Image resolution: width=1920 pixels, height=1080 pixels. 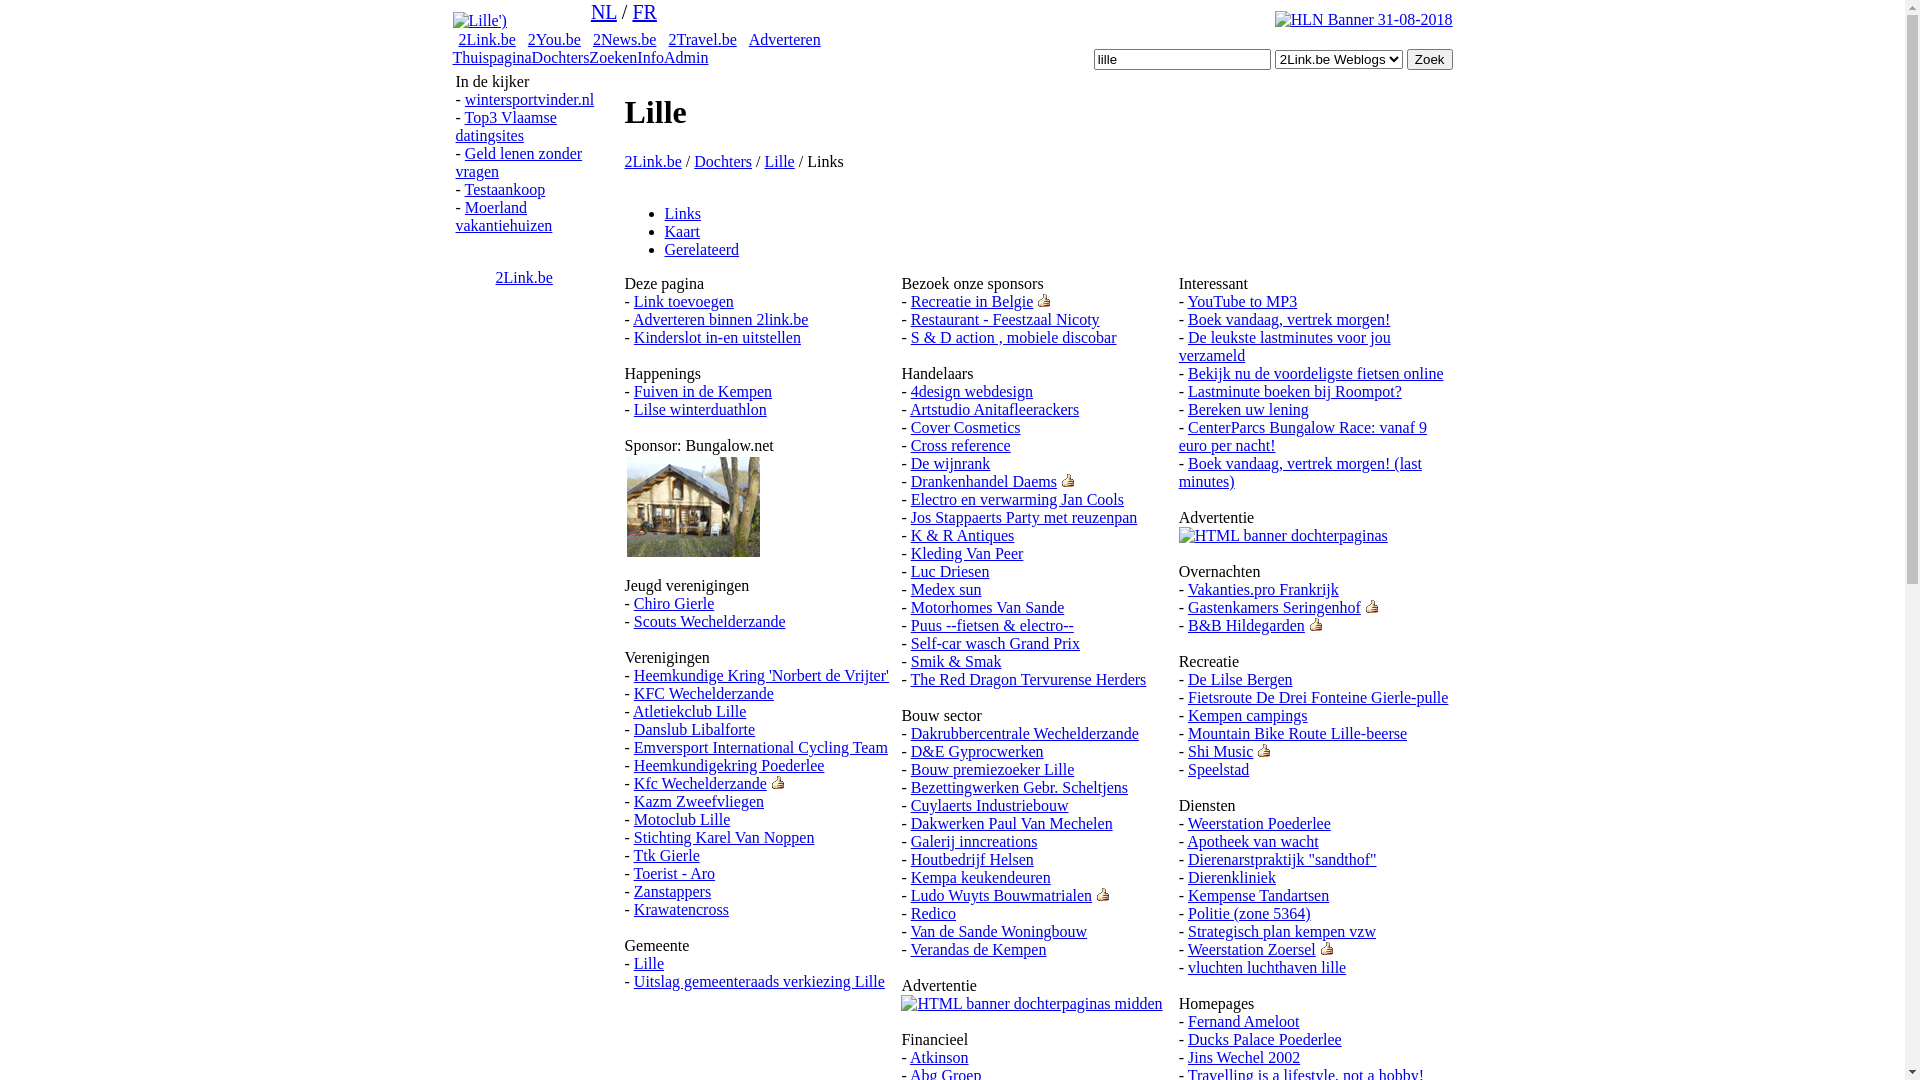 What do you see at coordinates (971, 391) in the screenshot?
I see `'4design webdesign'` at bounding box center [971, 391].